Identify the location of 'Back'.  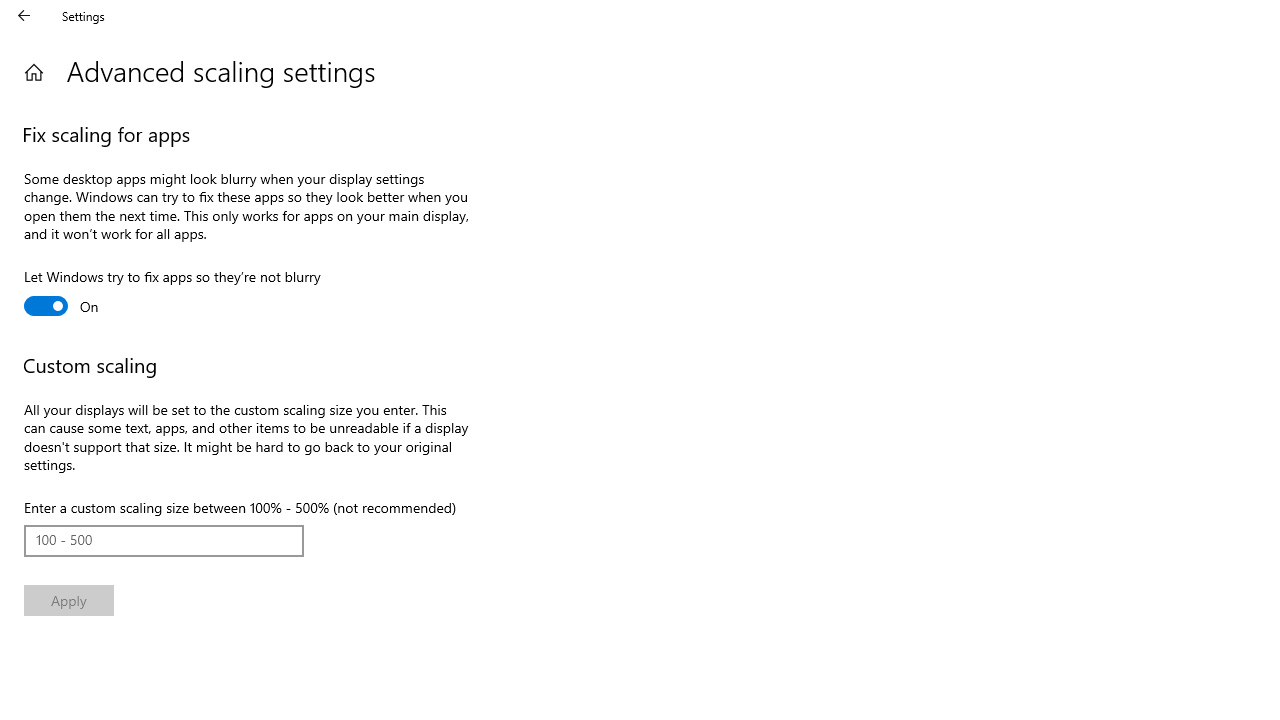
(24, 15).